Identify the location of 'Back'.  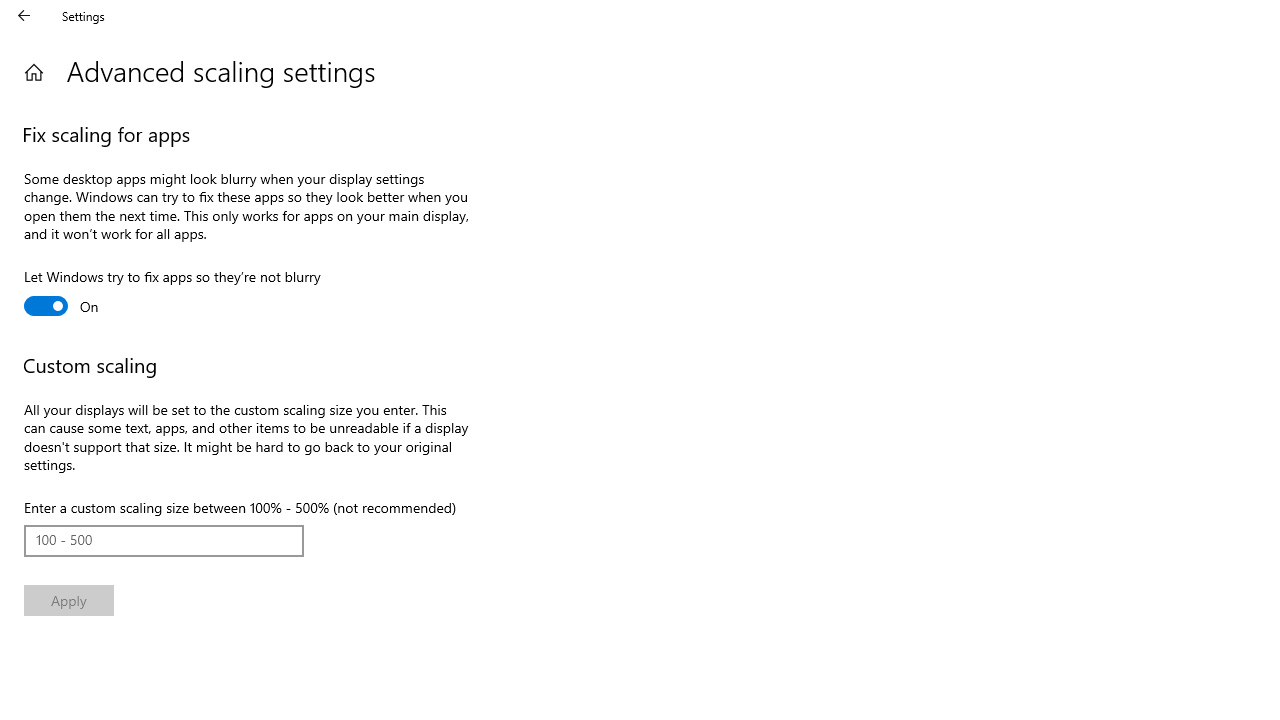
(24, 15).